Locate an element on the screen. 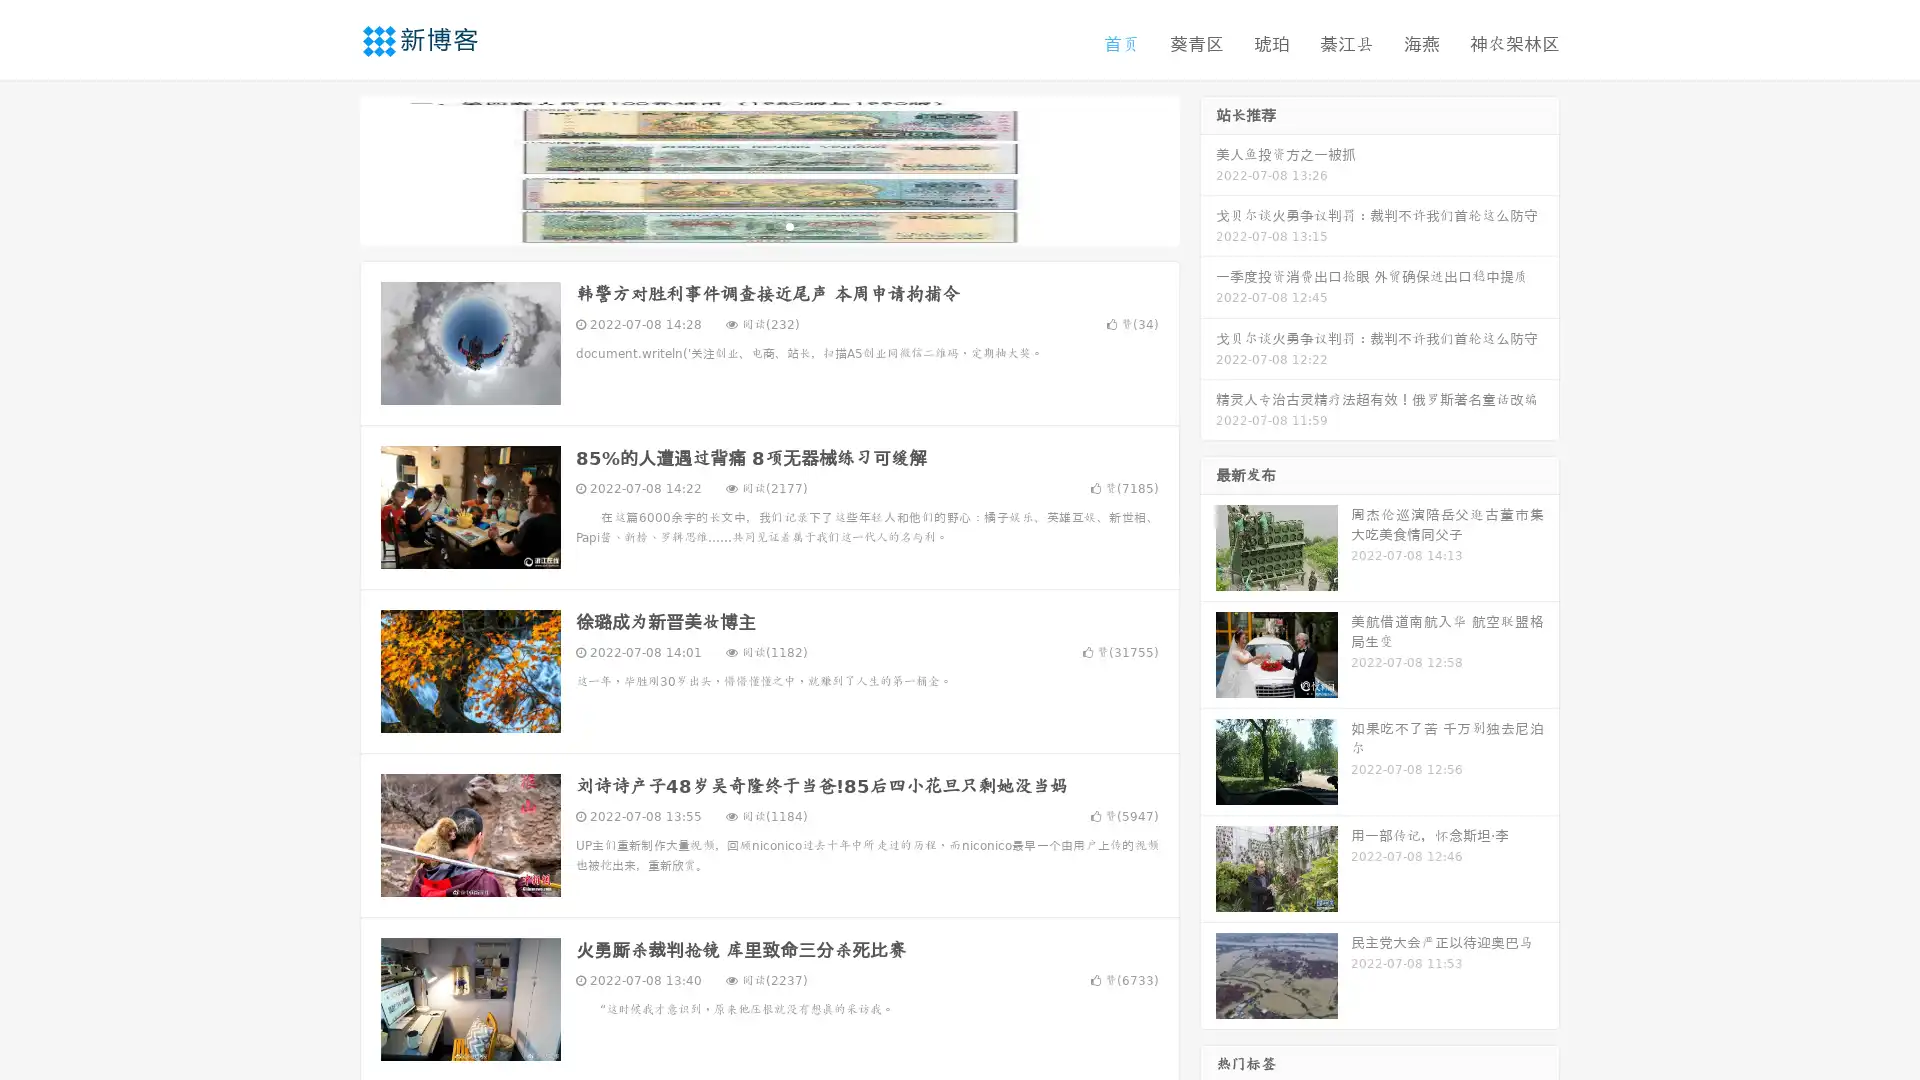  Go to slide 1 is located at coordinates (748, 225).